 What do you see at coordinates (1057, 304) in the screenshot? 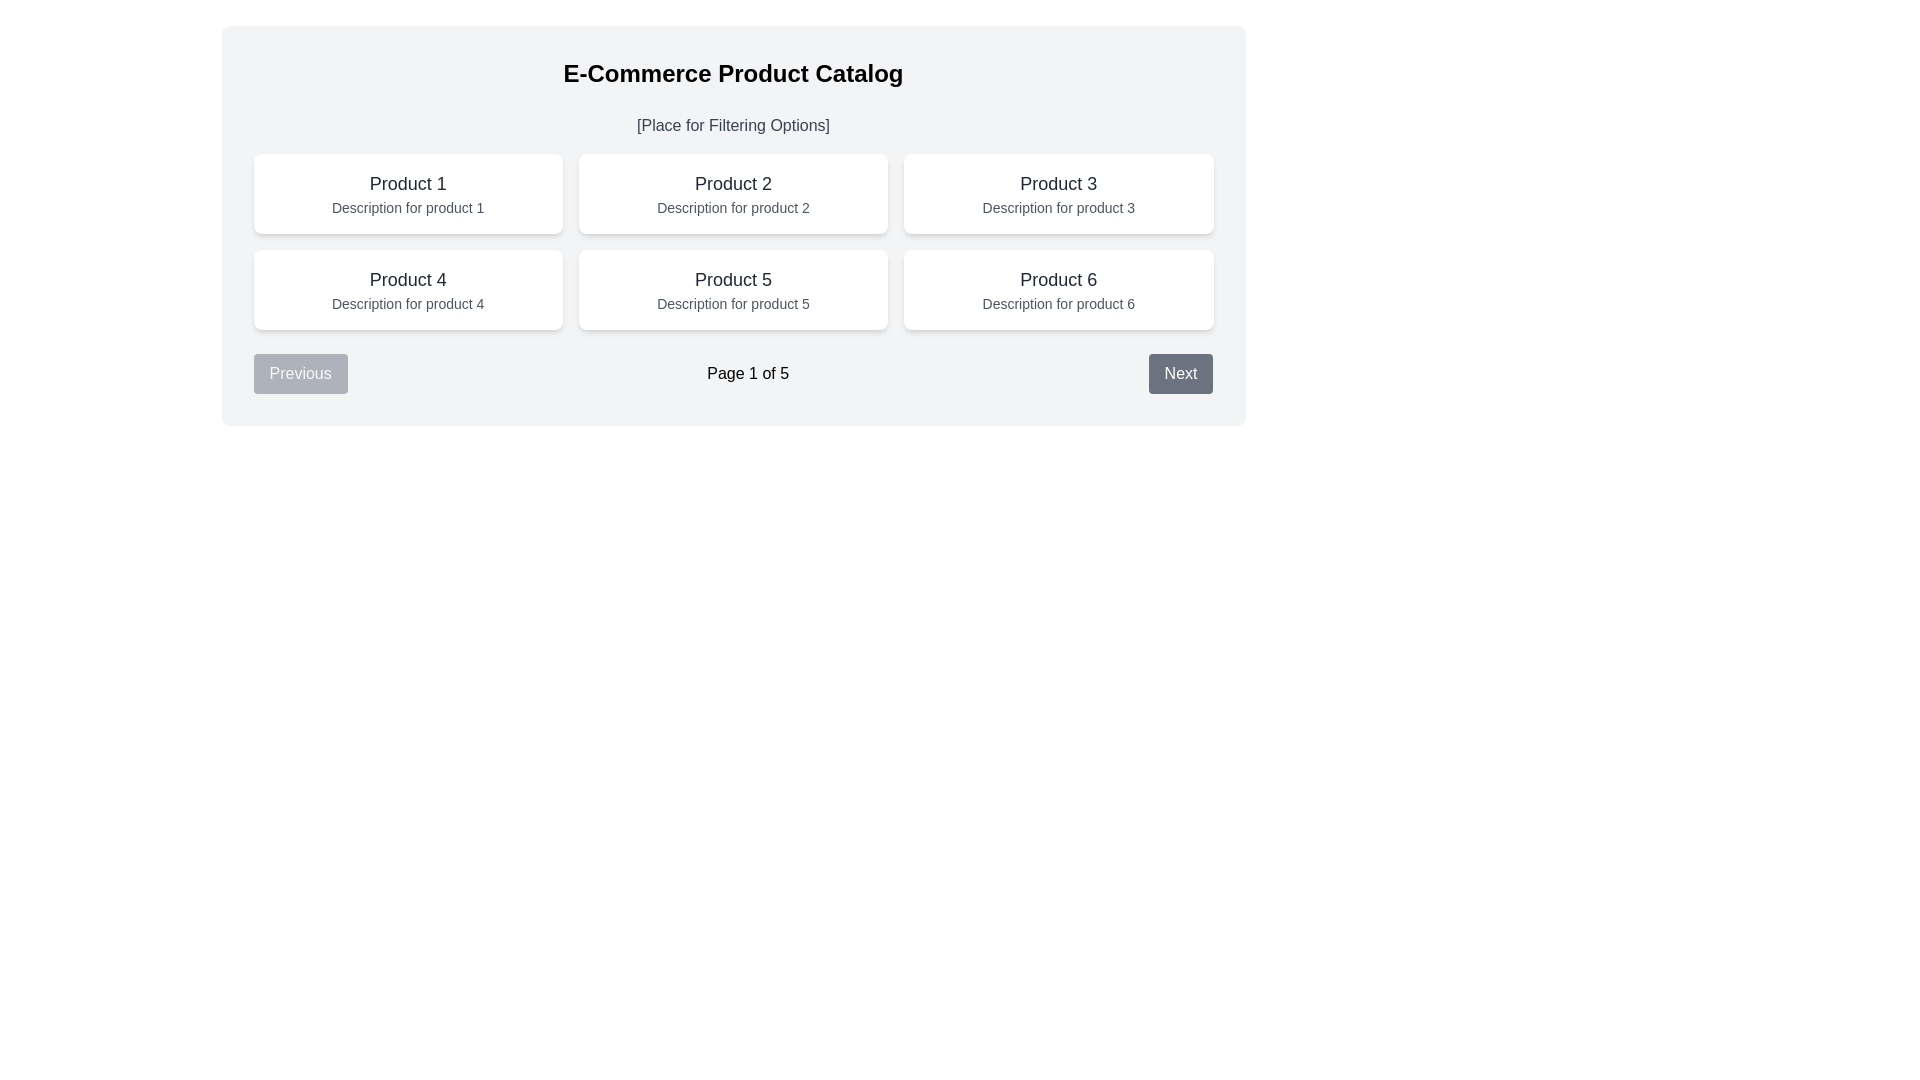
I see `the static text label providing supplementary information for Product 6, located directly underneath the title 'Product 6' in the bottom-right corner of the product grid` at bounding box center [1057, 304].